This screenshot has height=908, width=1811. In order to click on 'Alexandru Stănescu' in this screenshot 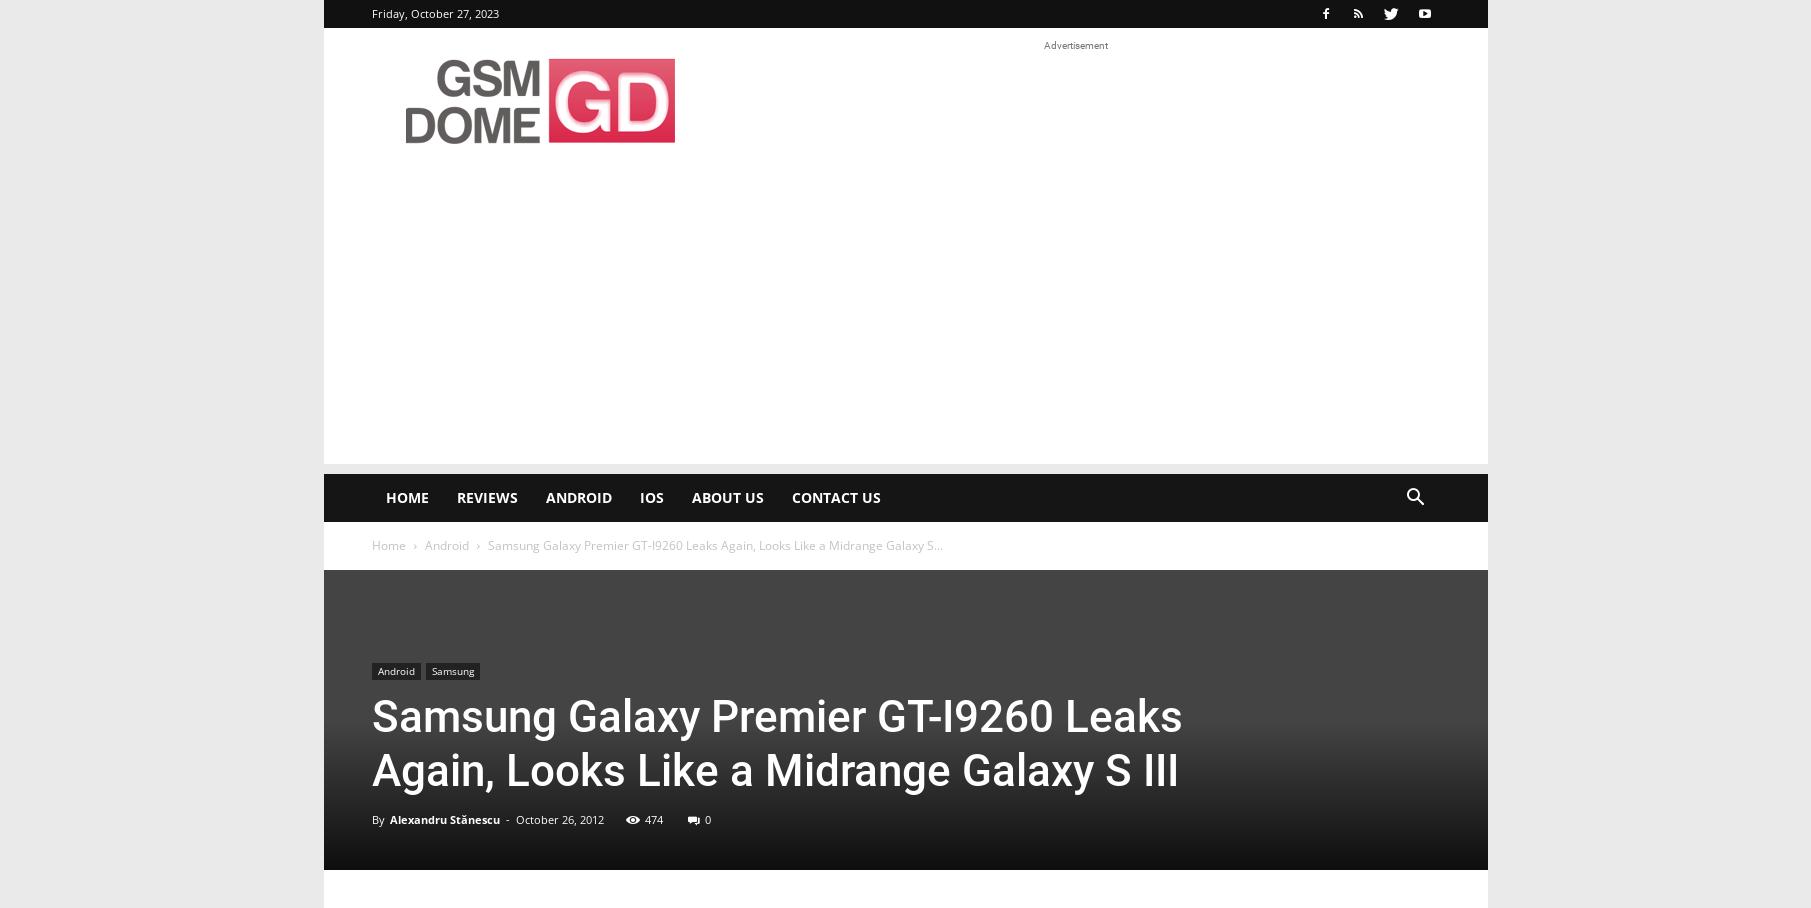, I will do `click(444, 819)`.